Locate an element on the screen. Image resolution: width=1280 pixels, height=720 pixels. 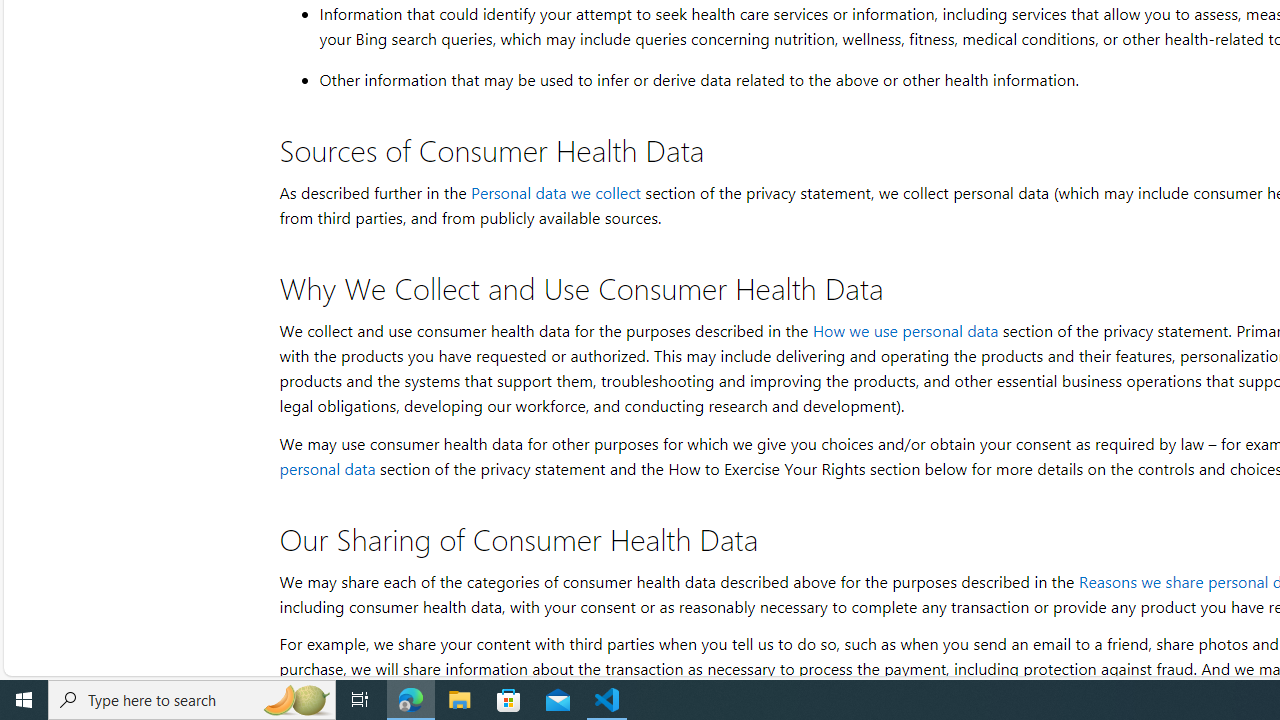
'How we use personal data' is located at coordinates (903, 329).